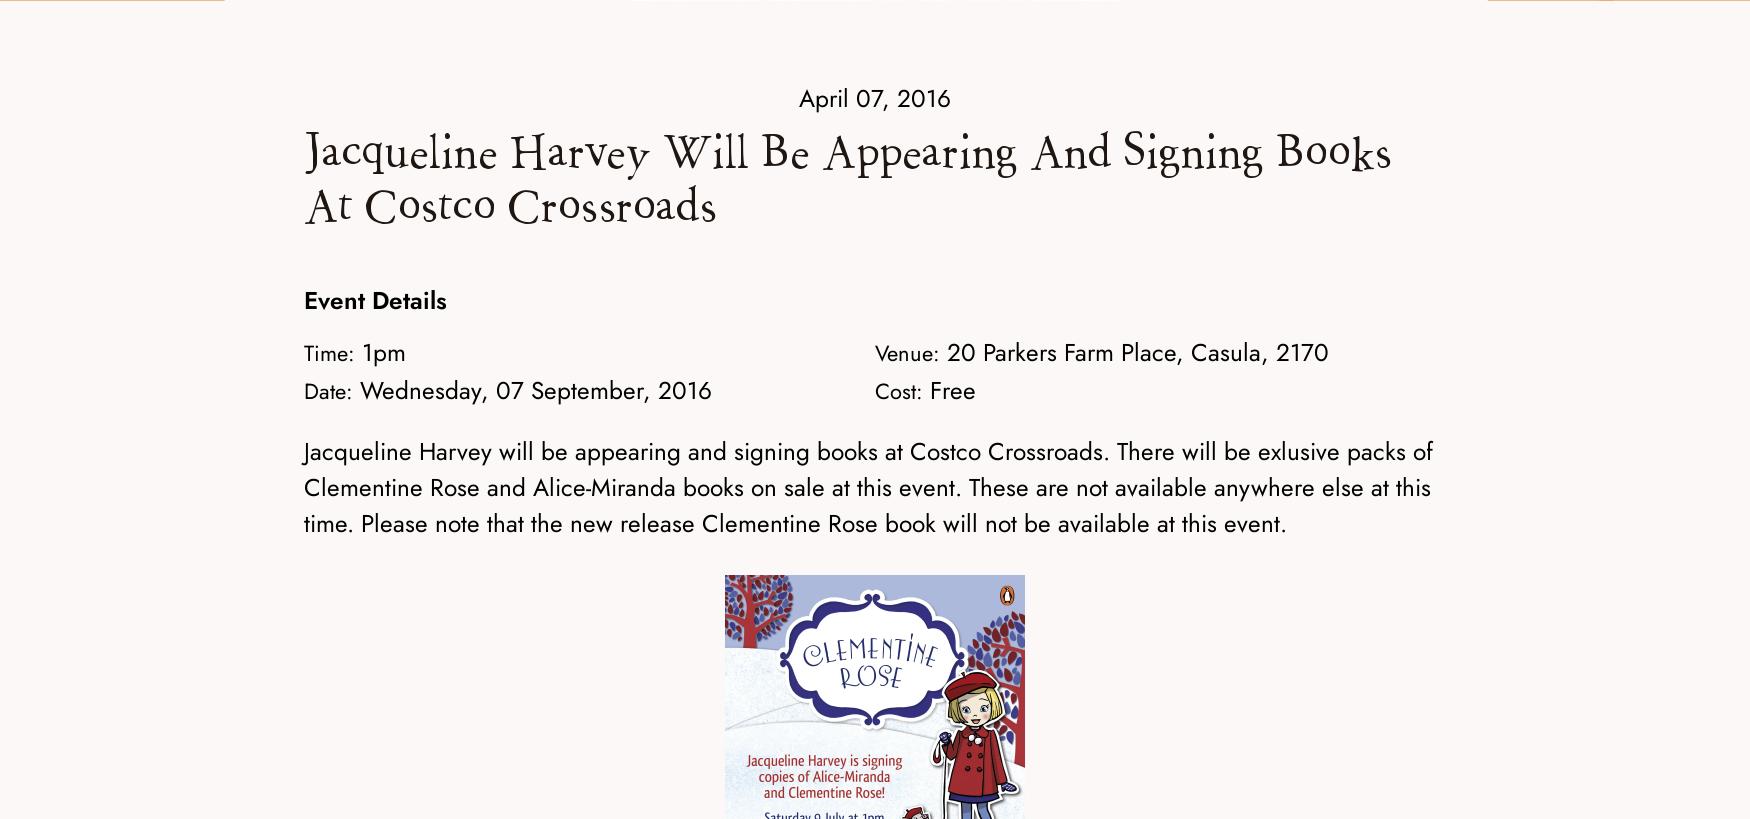 The image size is (1750, 819). I want to click on '1pm', so click(382, 351).